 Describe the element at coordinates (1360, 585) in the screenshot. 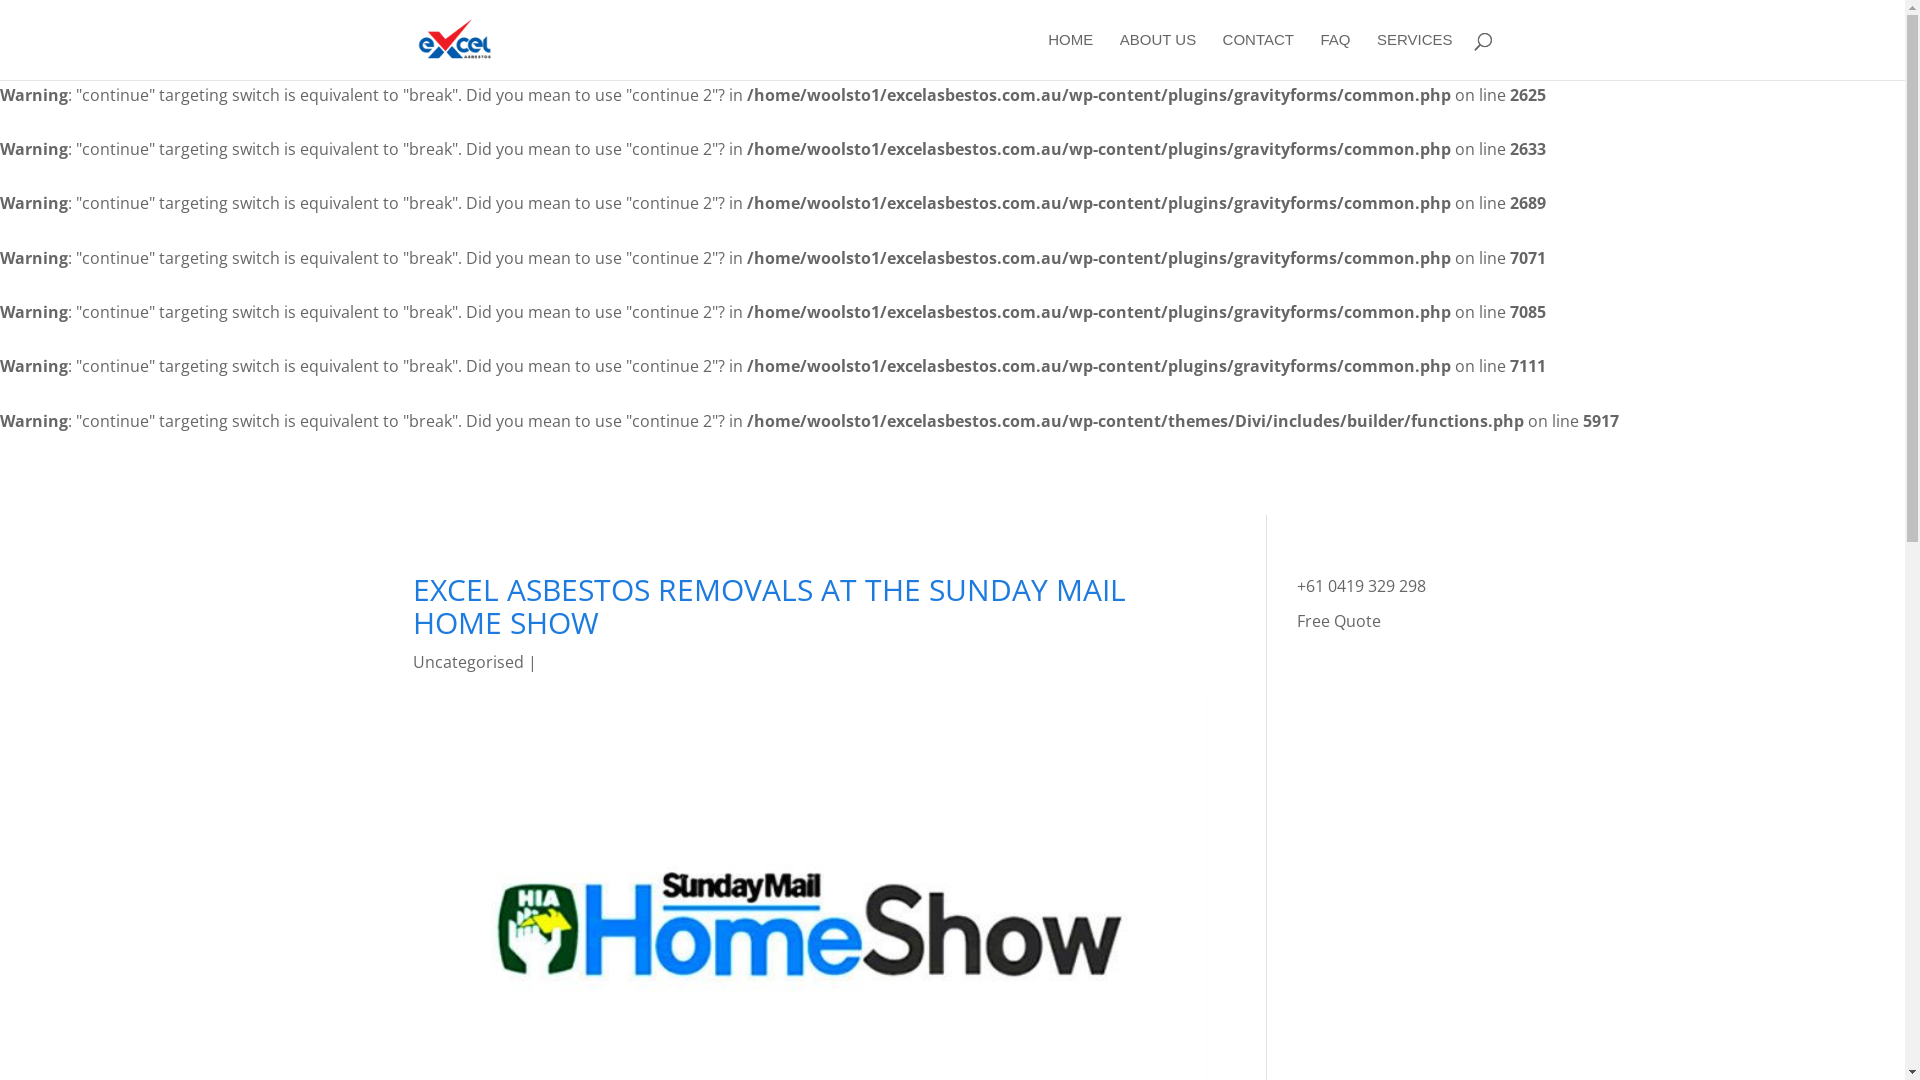

I see `'+61 0419 329 298'` at that location.